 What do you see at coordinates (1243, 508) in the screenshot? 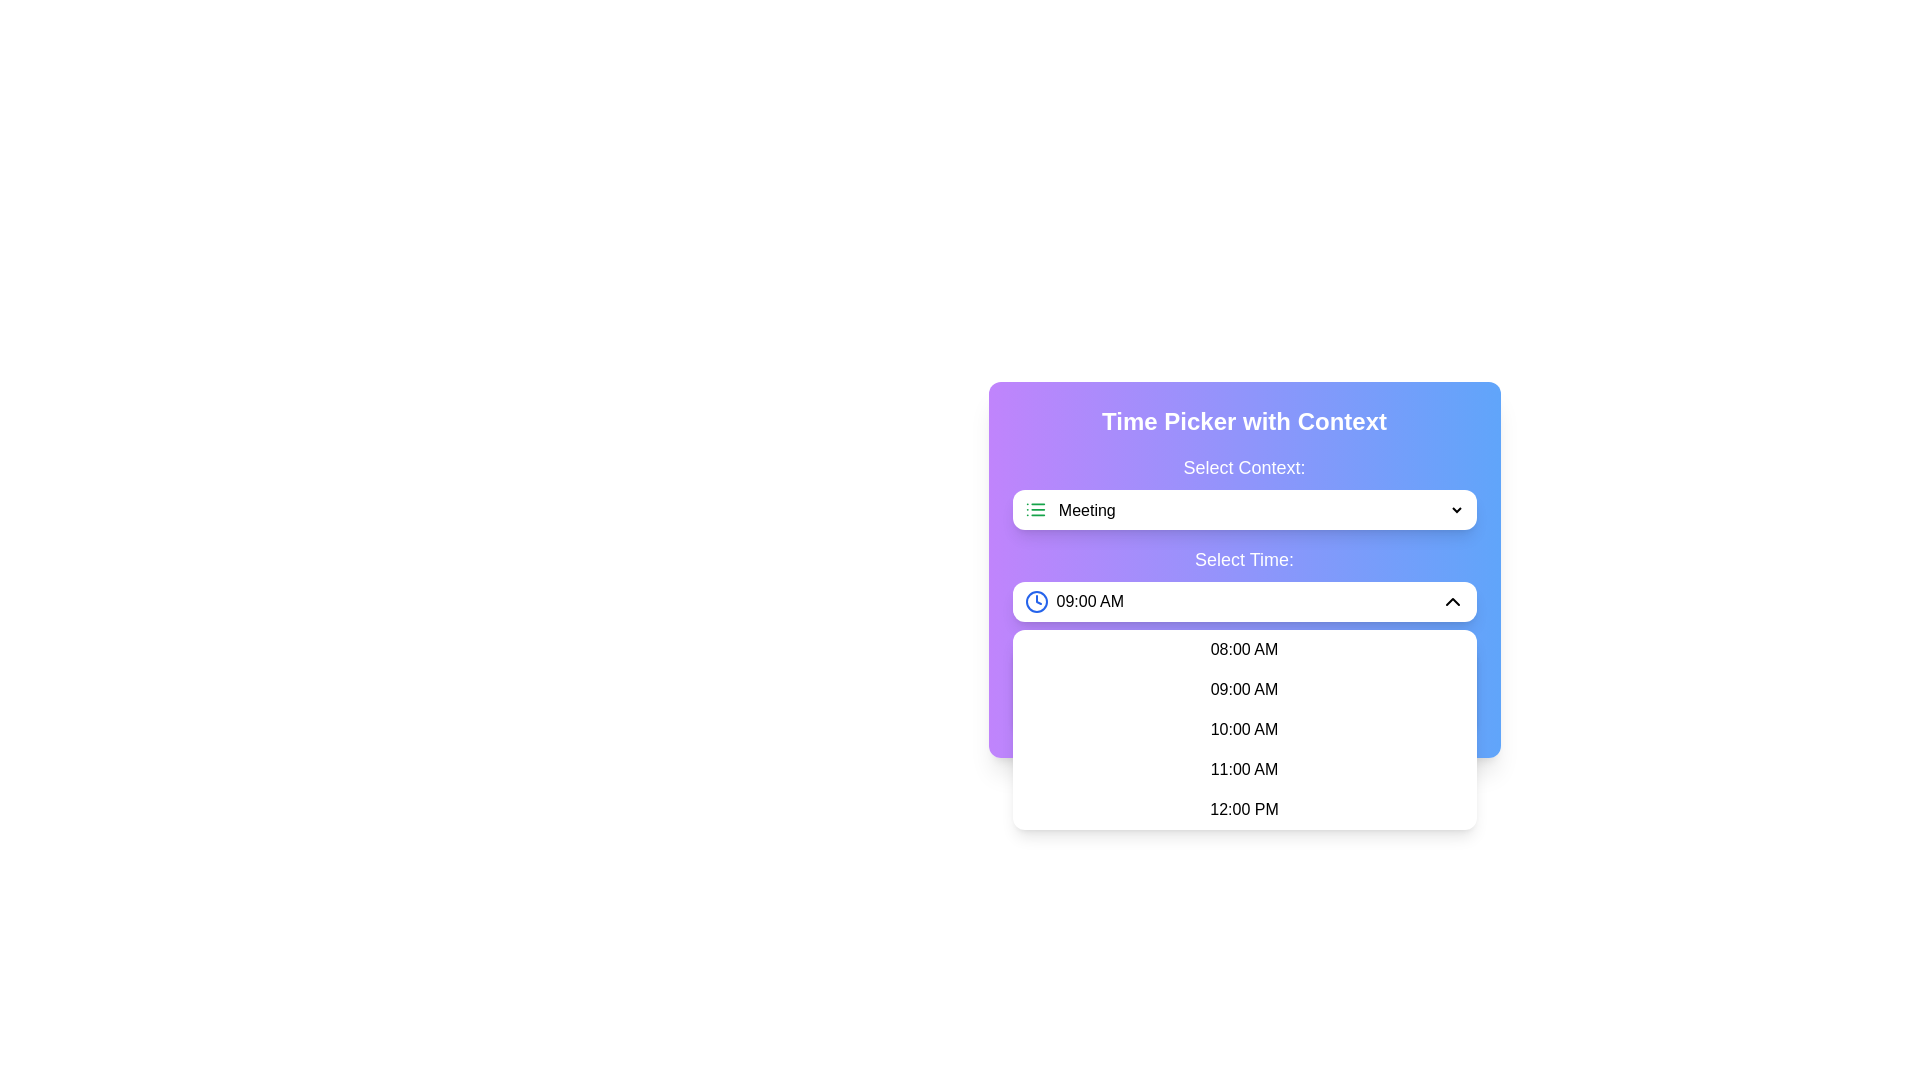
I see `the dropdown menu labeled 'Select Context:'` at bounding box center [1243, 508].